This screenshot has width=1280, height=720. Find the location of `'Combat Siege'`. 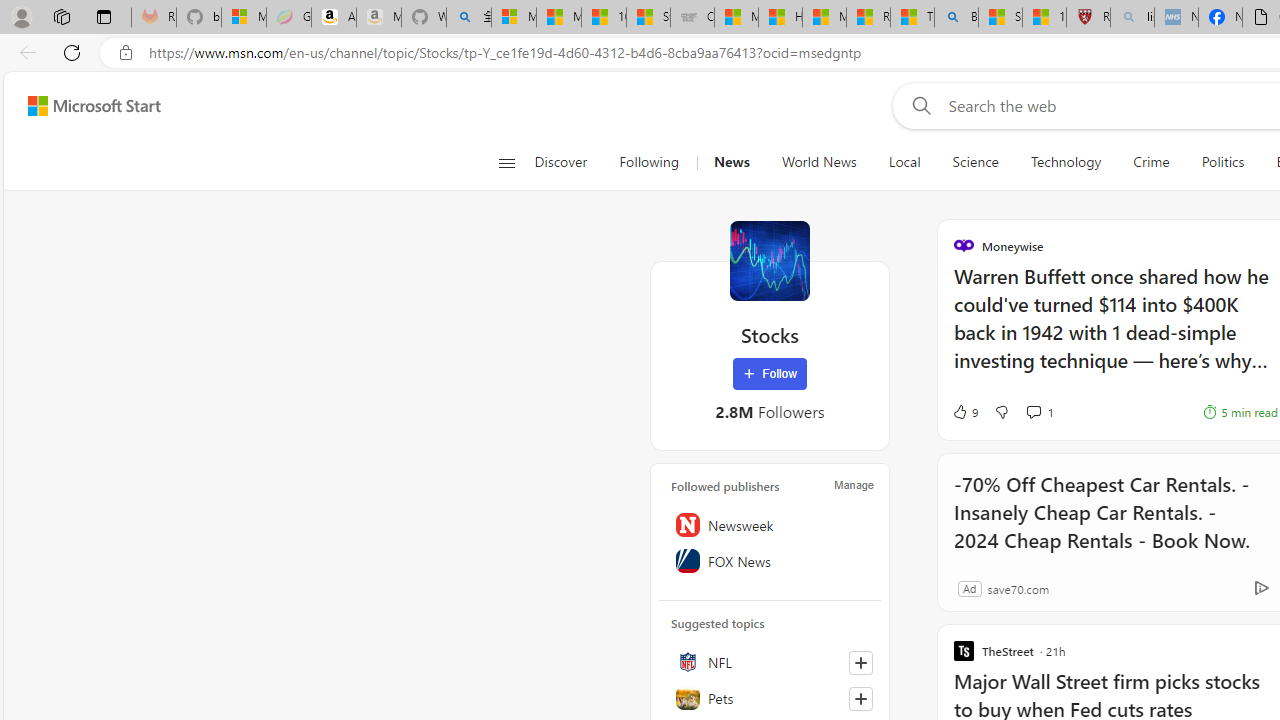

'Combat Siege' is located at coordinates (692, 17).